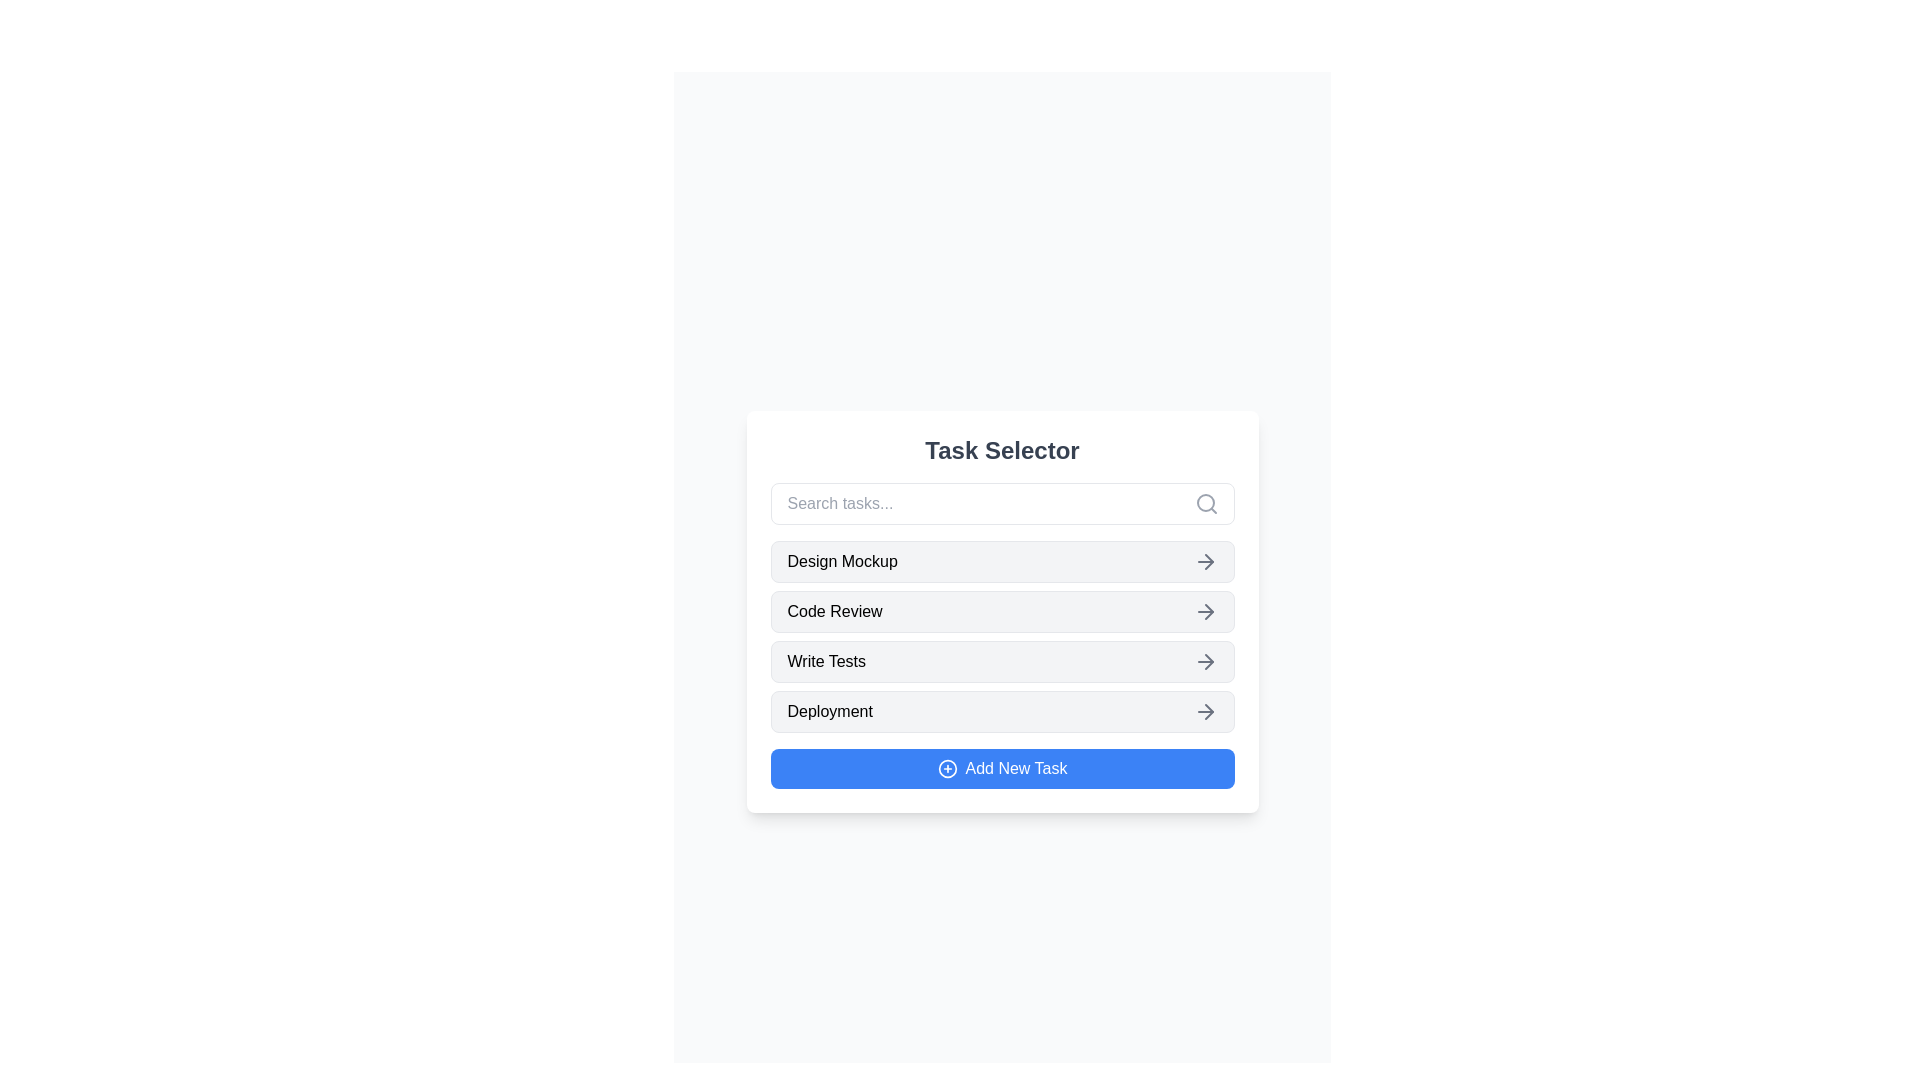  Describe the element at coordinates (946, 767) in the screenshot. I see `the circle element of the '+' icon within the blue 'Add New Task' button located at the bottom of the task management interface` at that location.